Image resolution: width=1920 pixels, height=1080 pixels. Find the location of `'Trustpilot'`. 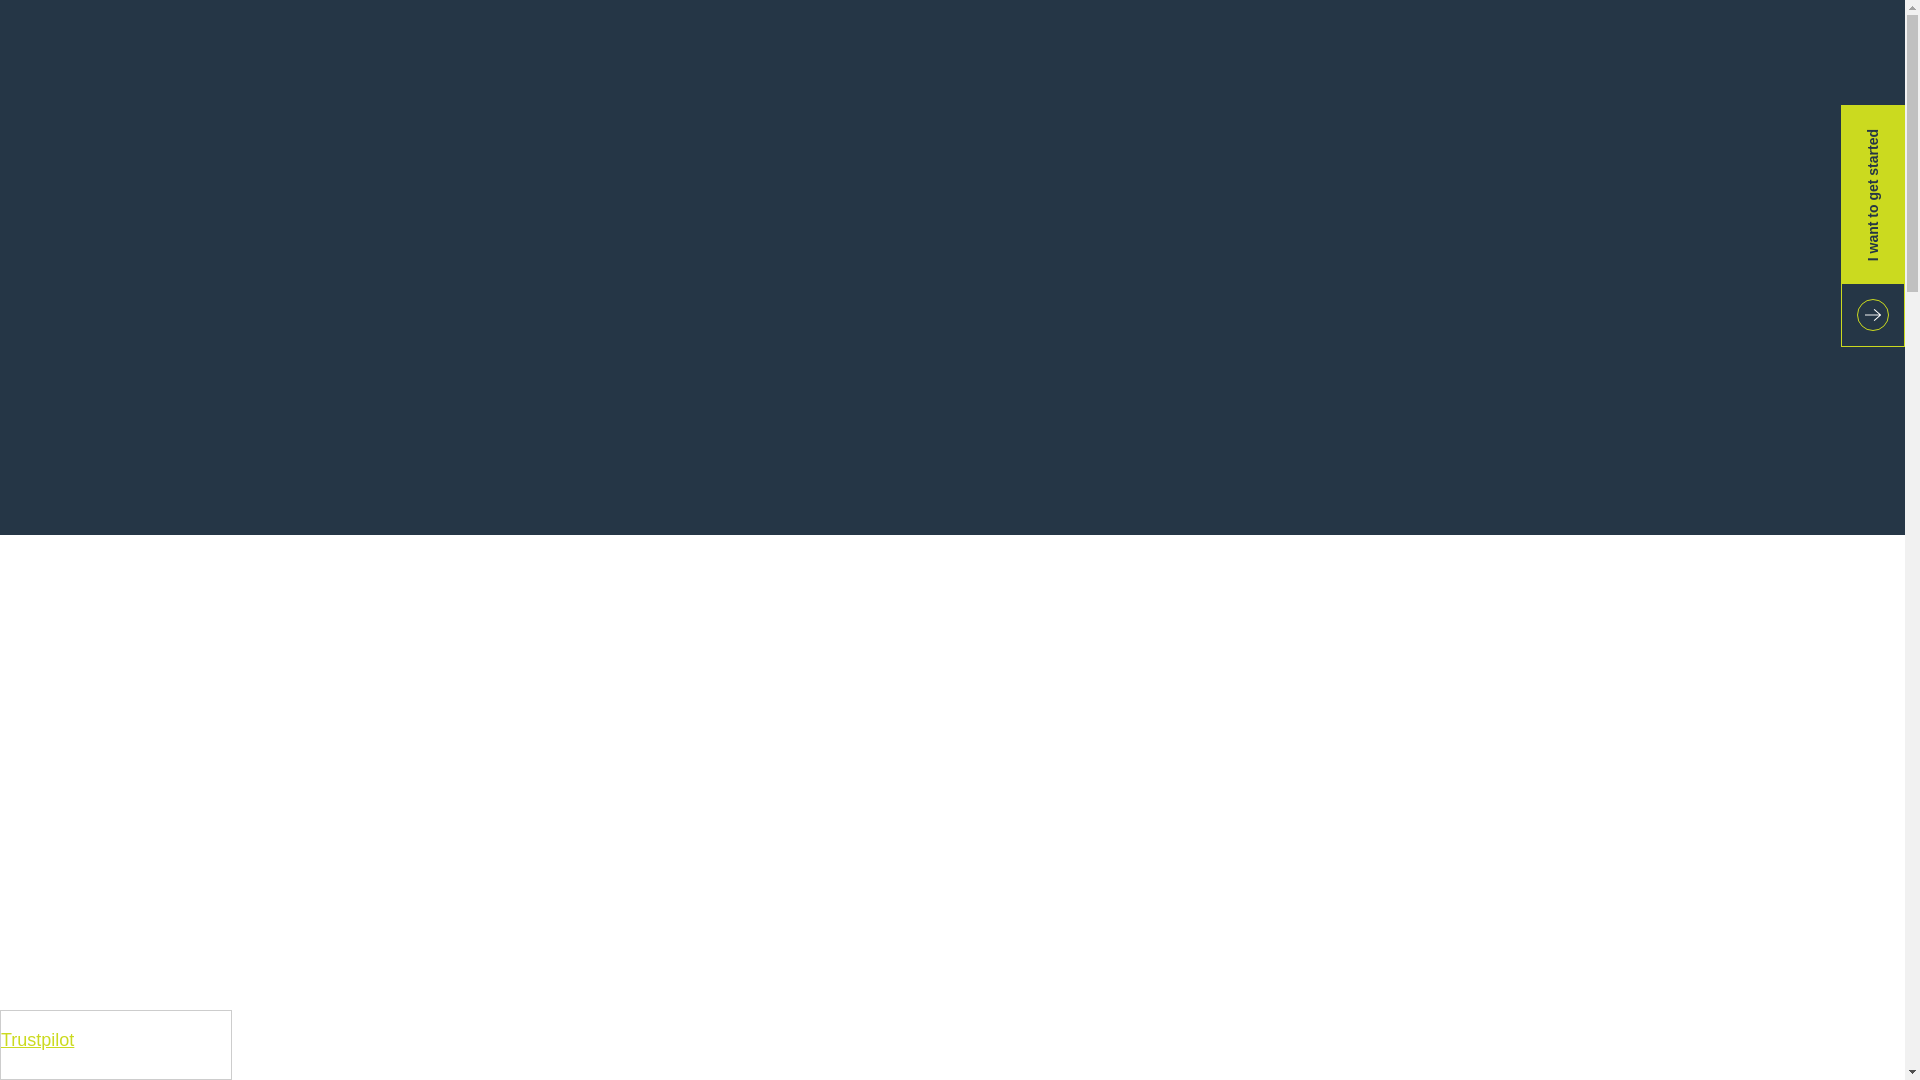

'Trustpilot' is located at coordinates (37, 1039).